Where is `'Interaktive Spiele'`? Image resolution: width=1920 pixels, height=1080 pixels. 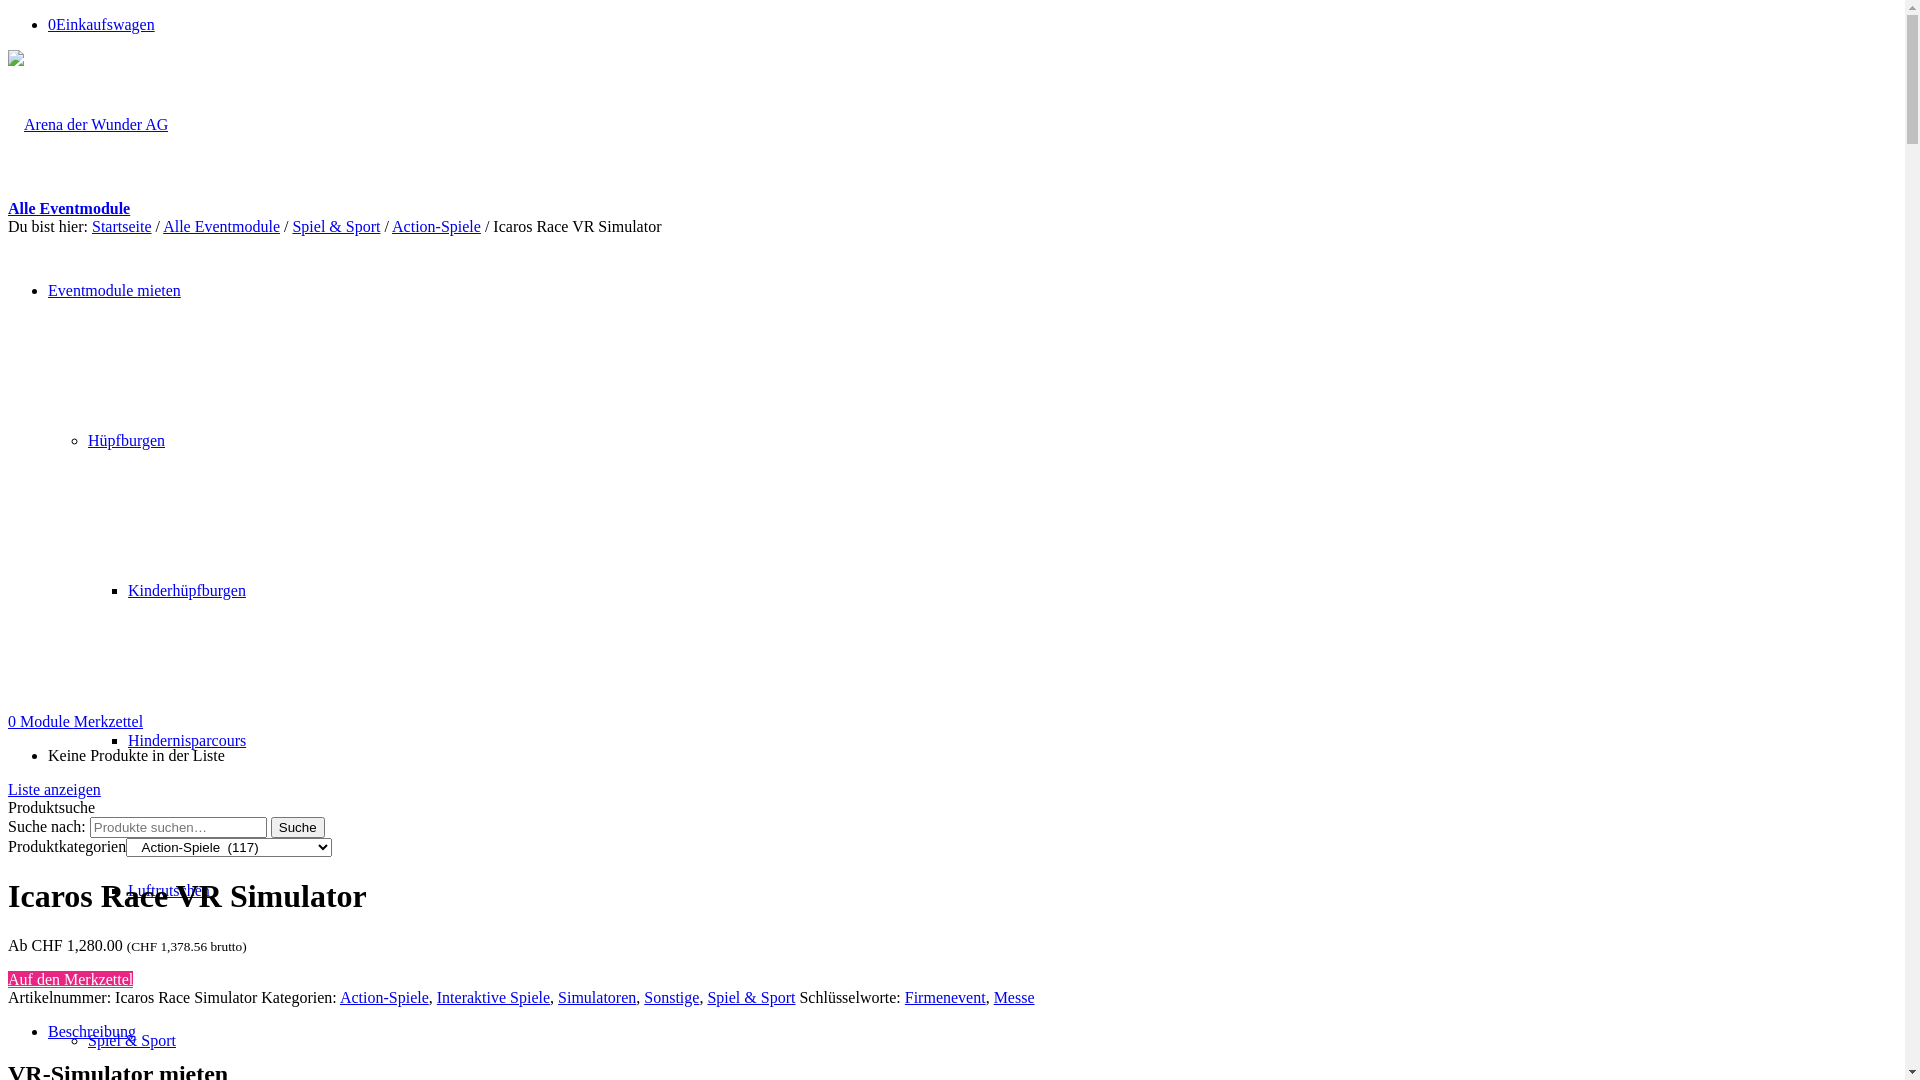 'Interaktive Spiele' is located at coordinates (493, 997).